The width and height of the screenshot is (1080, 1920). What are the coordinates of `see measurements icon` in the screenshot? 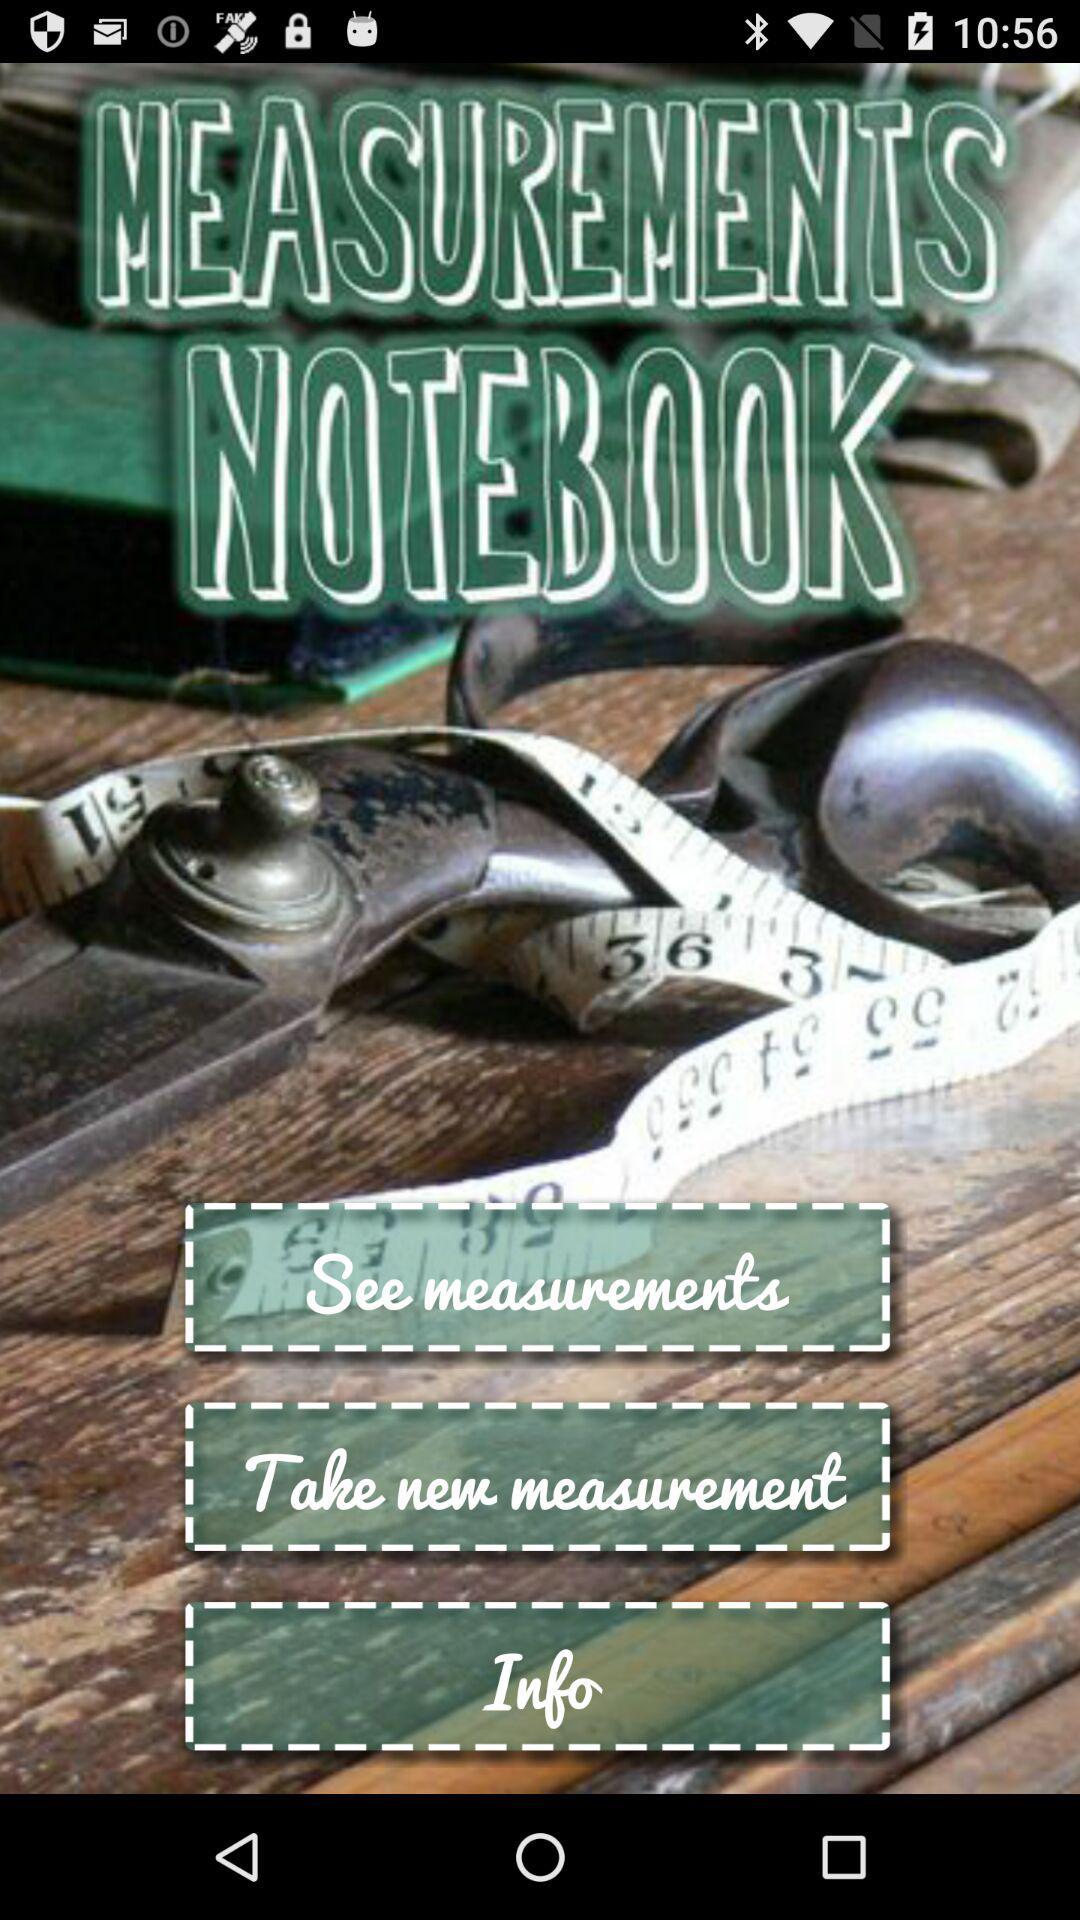 It's located at (540, 1282).